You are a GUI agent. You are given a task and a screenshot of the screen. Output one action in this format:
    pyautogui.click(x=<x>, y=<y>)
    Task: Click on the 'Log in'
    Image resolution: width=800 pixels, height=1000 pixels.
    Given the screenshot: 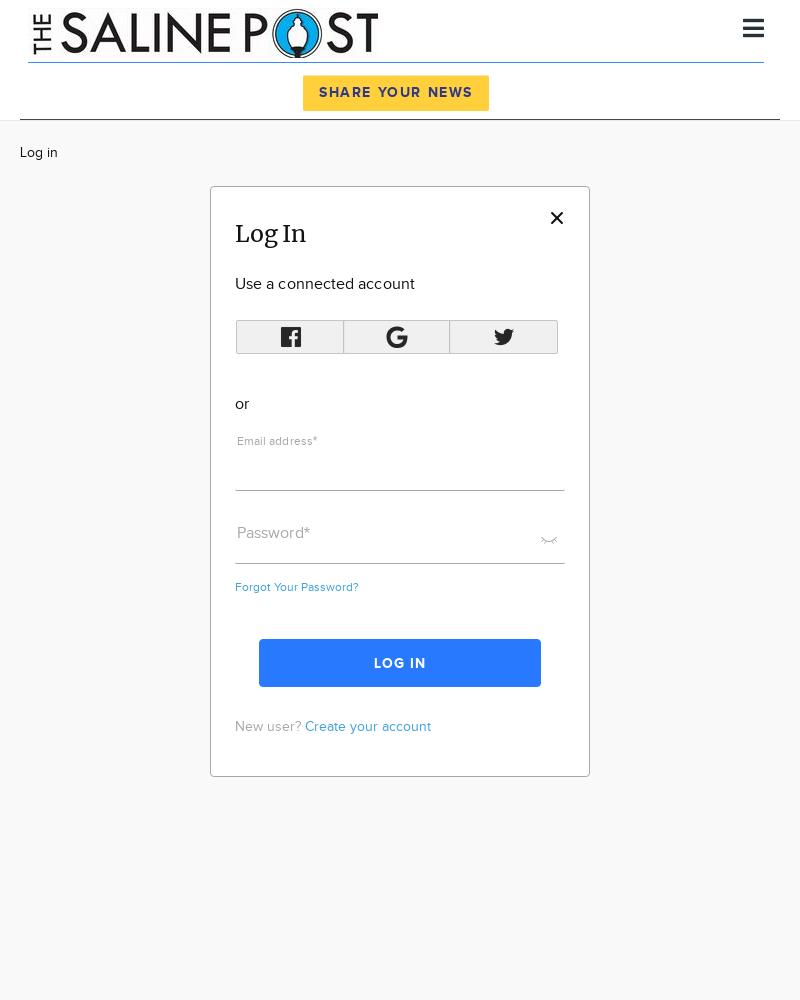 What is the action you would take?
    pyautogui.click(x=20, y=153)
    